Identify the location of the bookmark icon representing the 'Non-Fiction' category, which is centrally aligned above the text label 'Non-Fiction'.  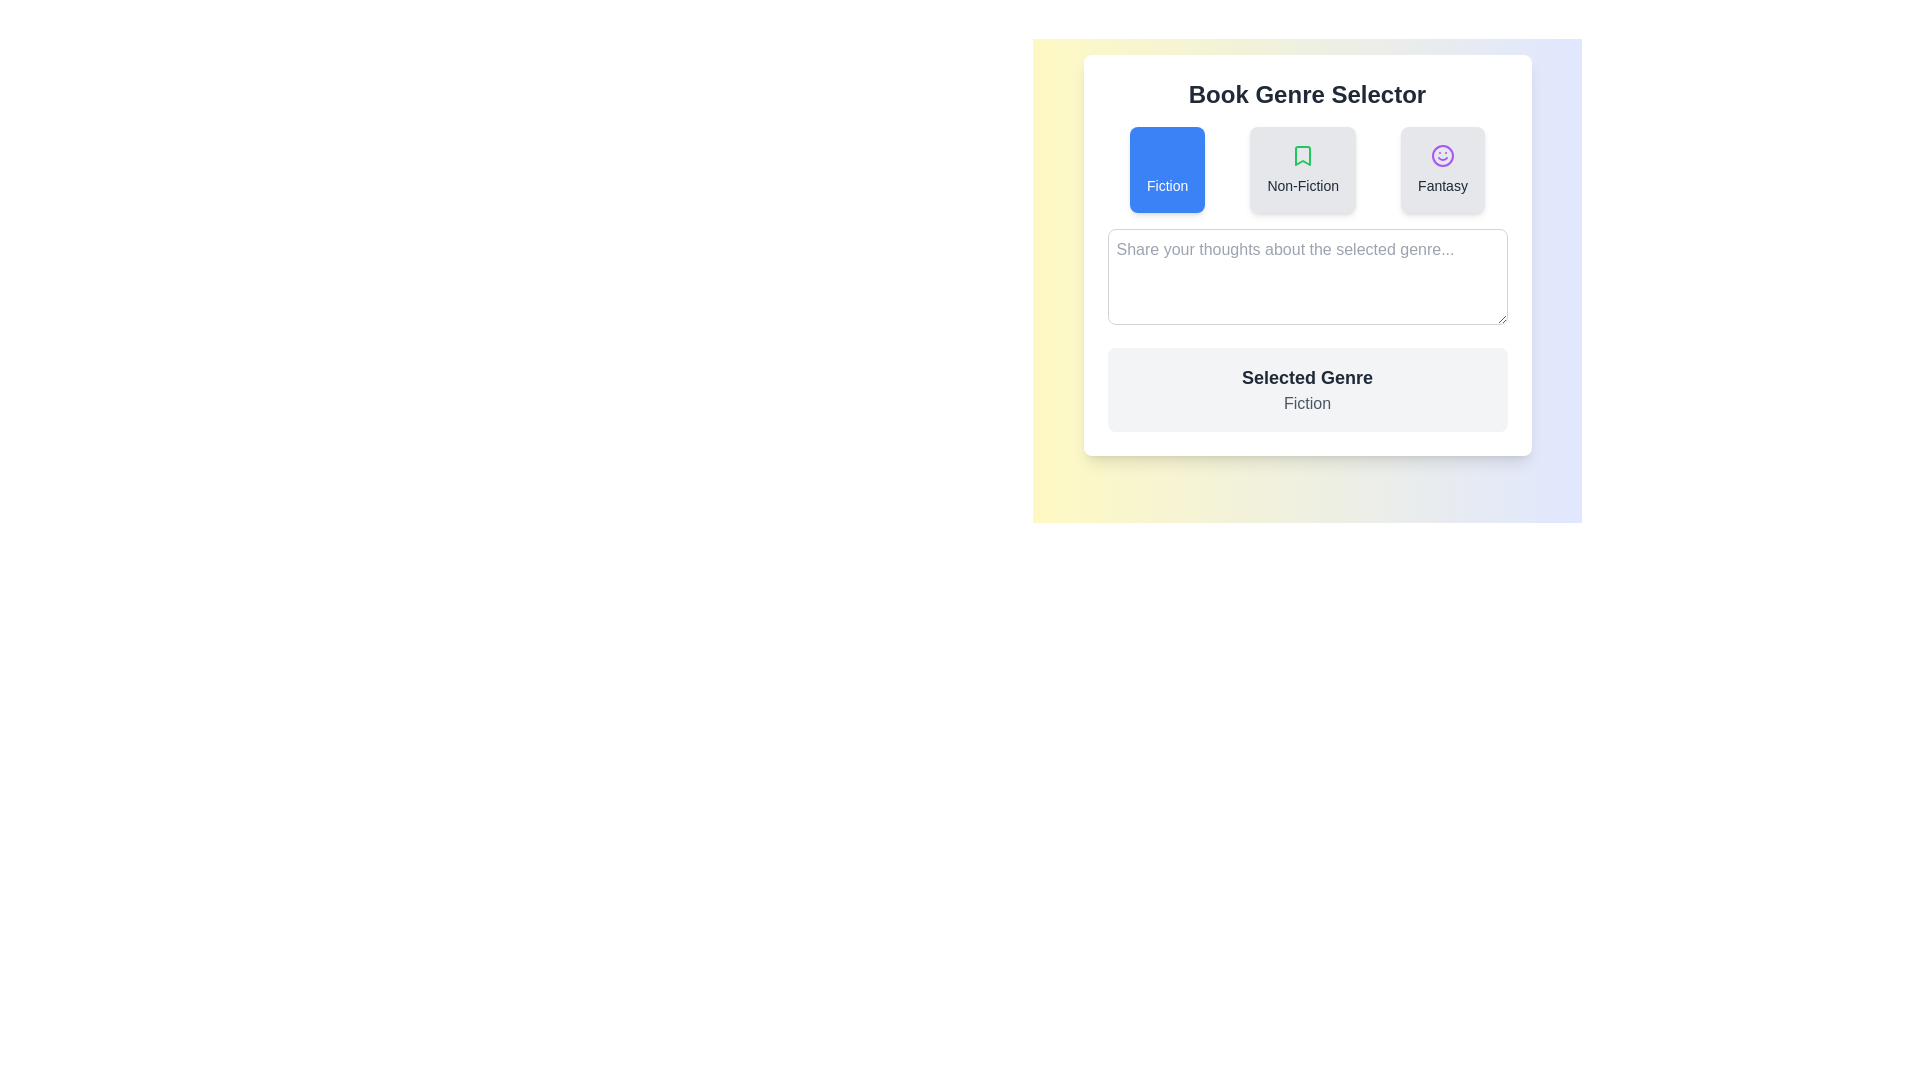
(1303, 154).